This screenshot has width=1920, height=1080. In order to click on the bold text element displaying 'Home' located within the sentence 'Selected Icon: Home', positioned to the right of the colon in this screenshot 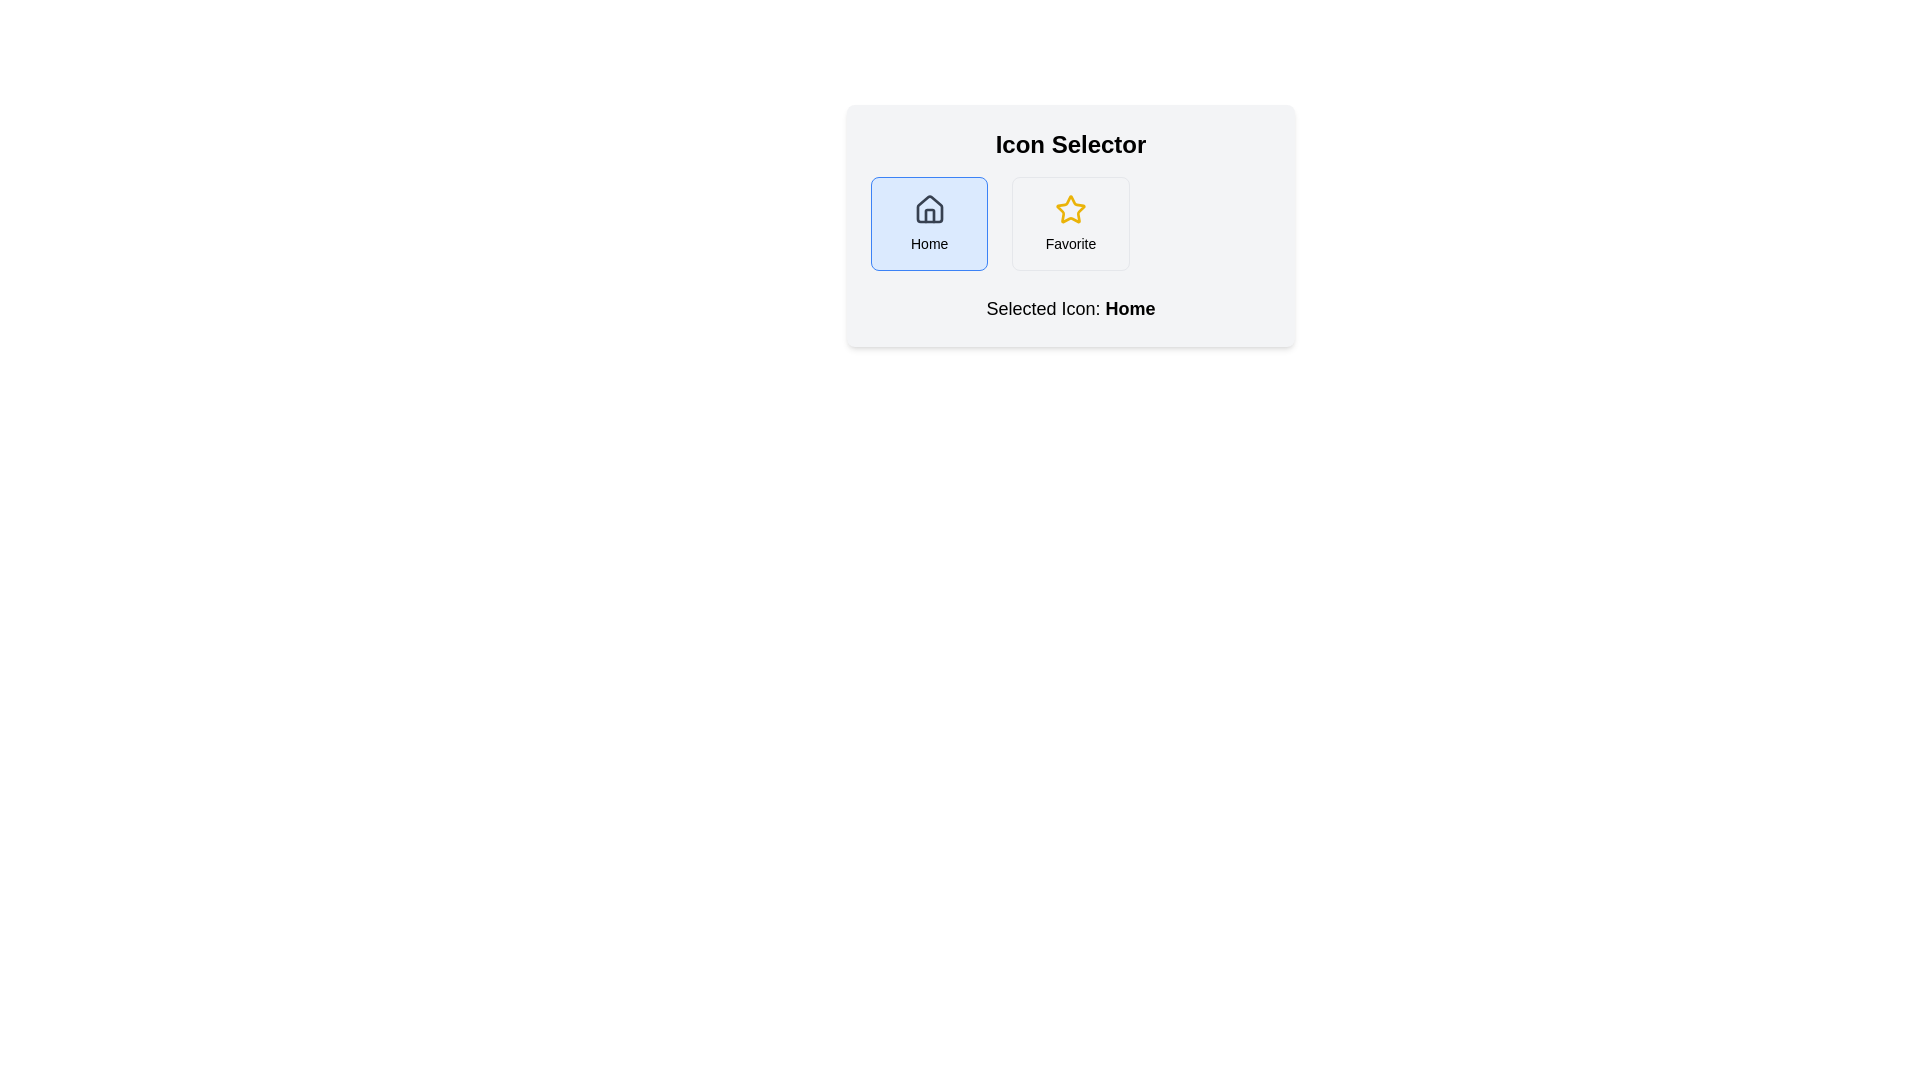, I will do `click(1130, 308)`.